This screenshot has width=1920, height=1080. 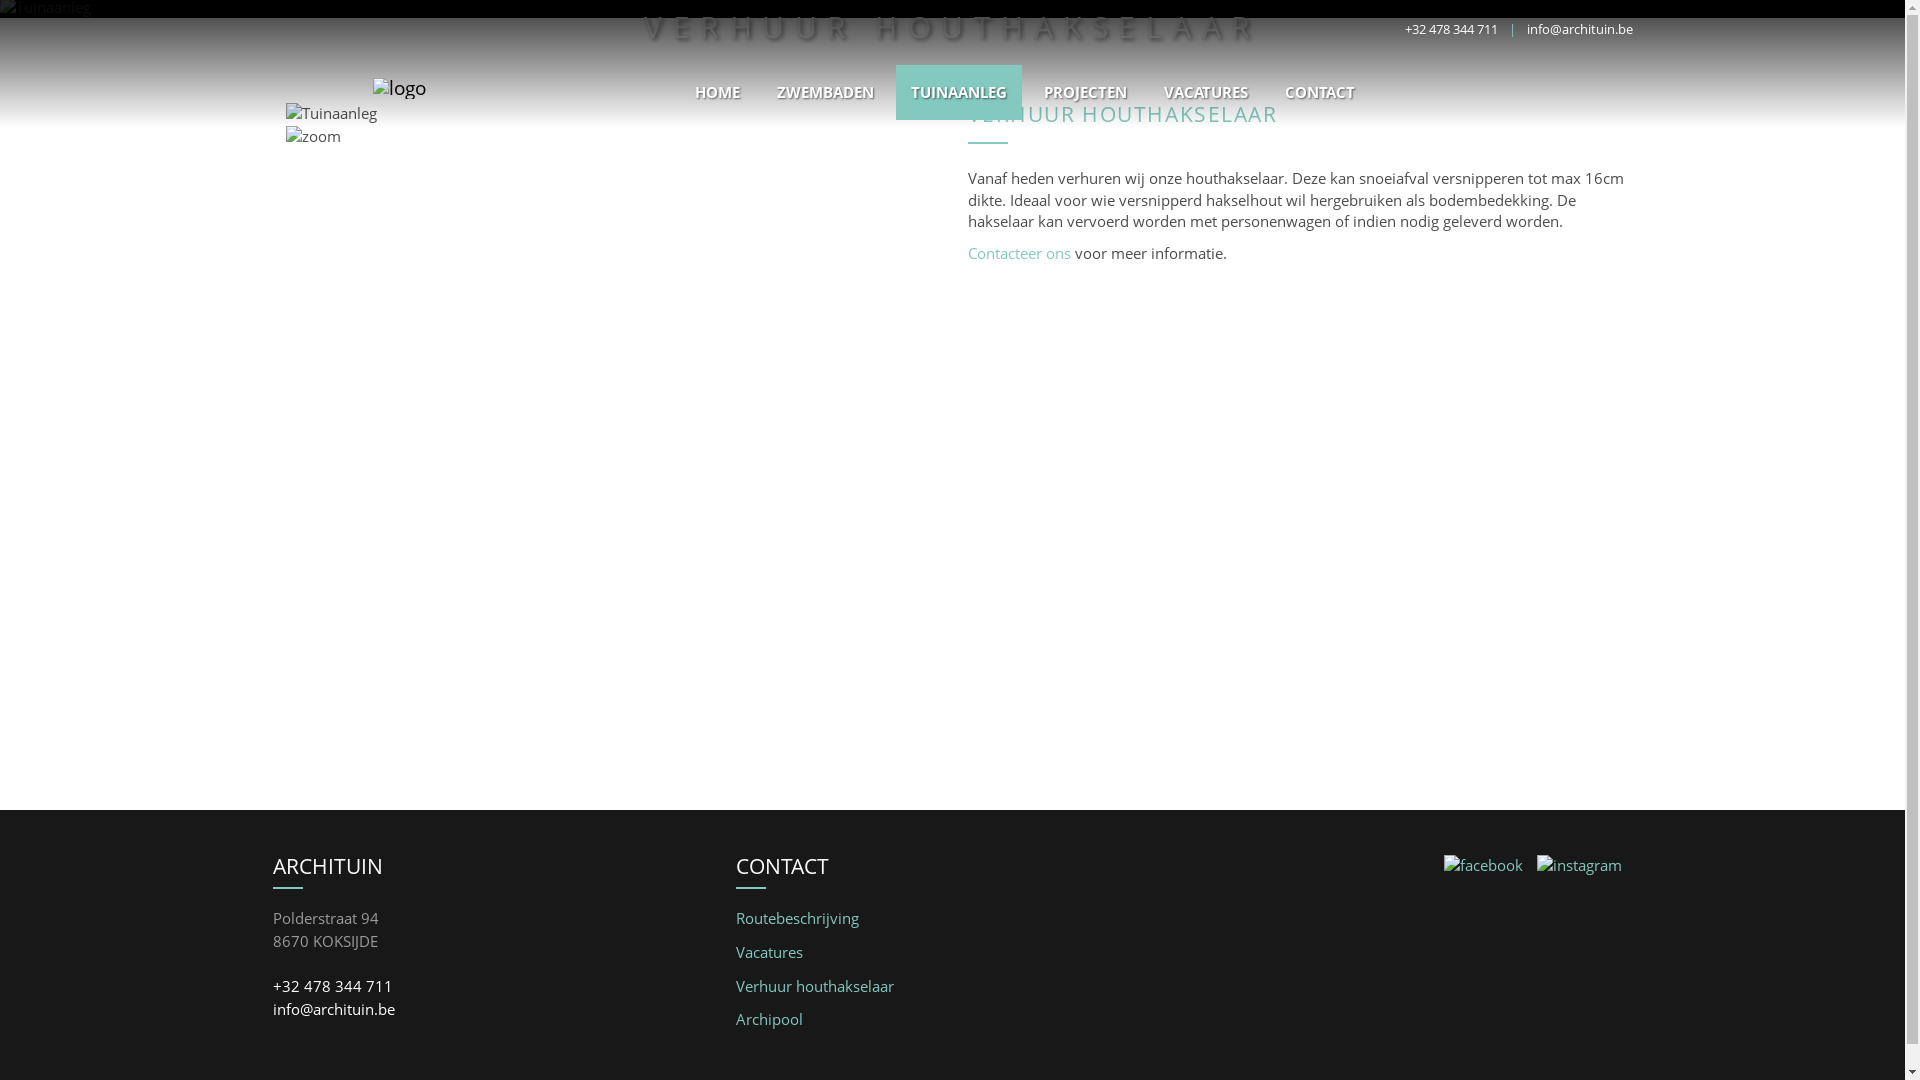 What do you see at coordinates (734, 1018) in the screenshot?
I see `'Archipool'` at bounding box center [734, 1018].